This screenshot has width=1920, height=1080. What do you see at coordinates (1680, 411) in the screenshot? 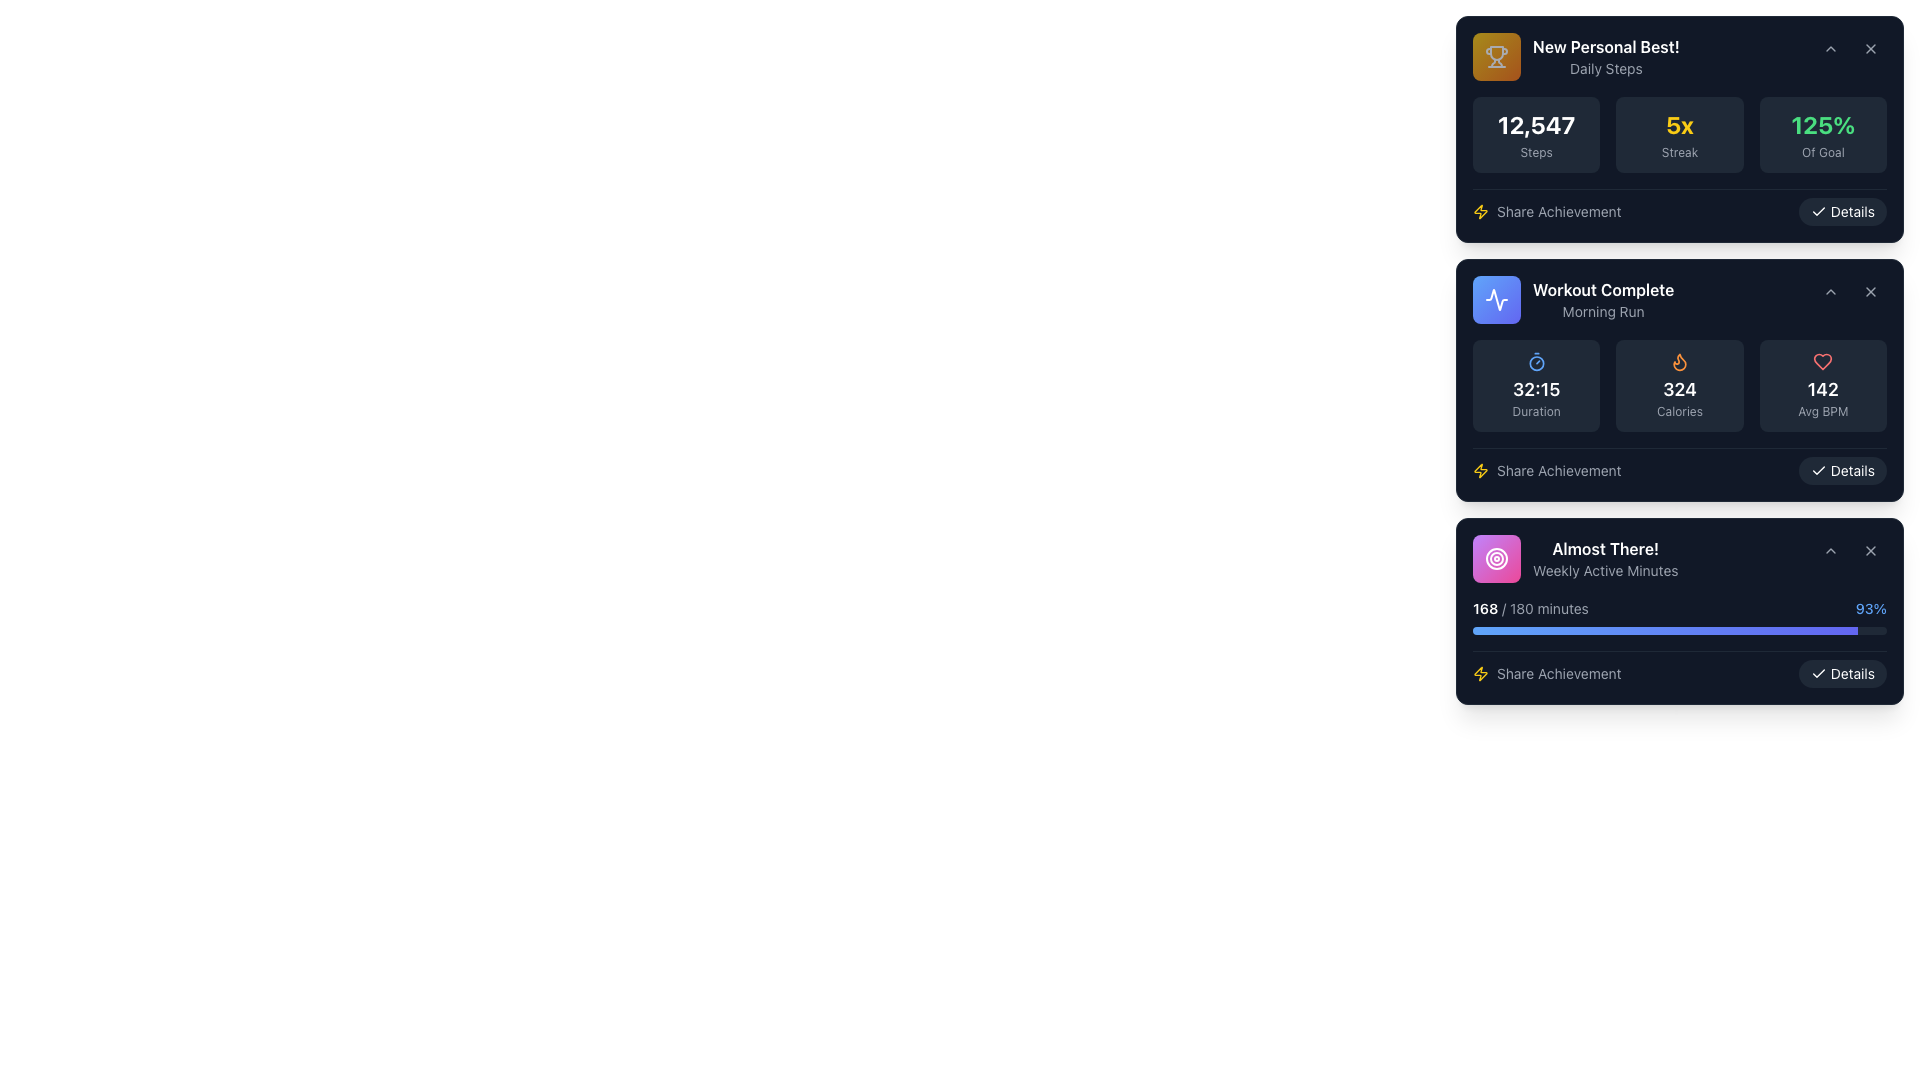
I see `label displaying 'Calories' which is styled in a small gray font and located directly below the number '324' on the information card` at bounding box center [1680, 411].